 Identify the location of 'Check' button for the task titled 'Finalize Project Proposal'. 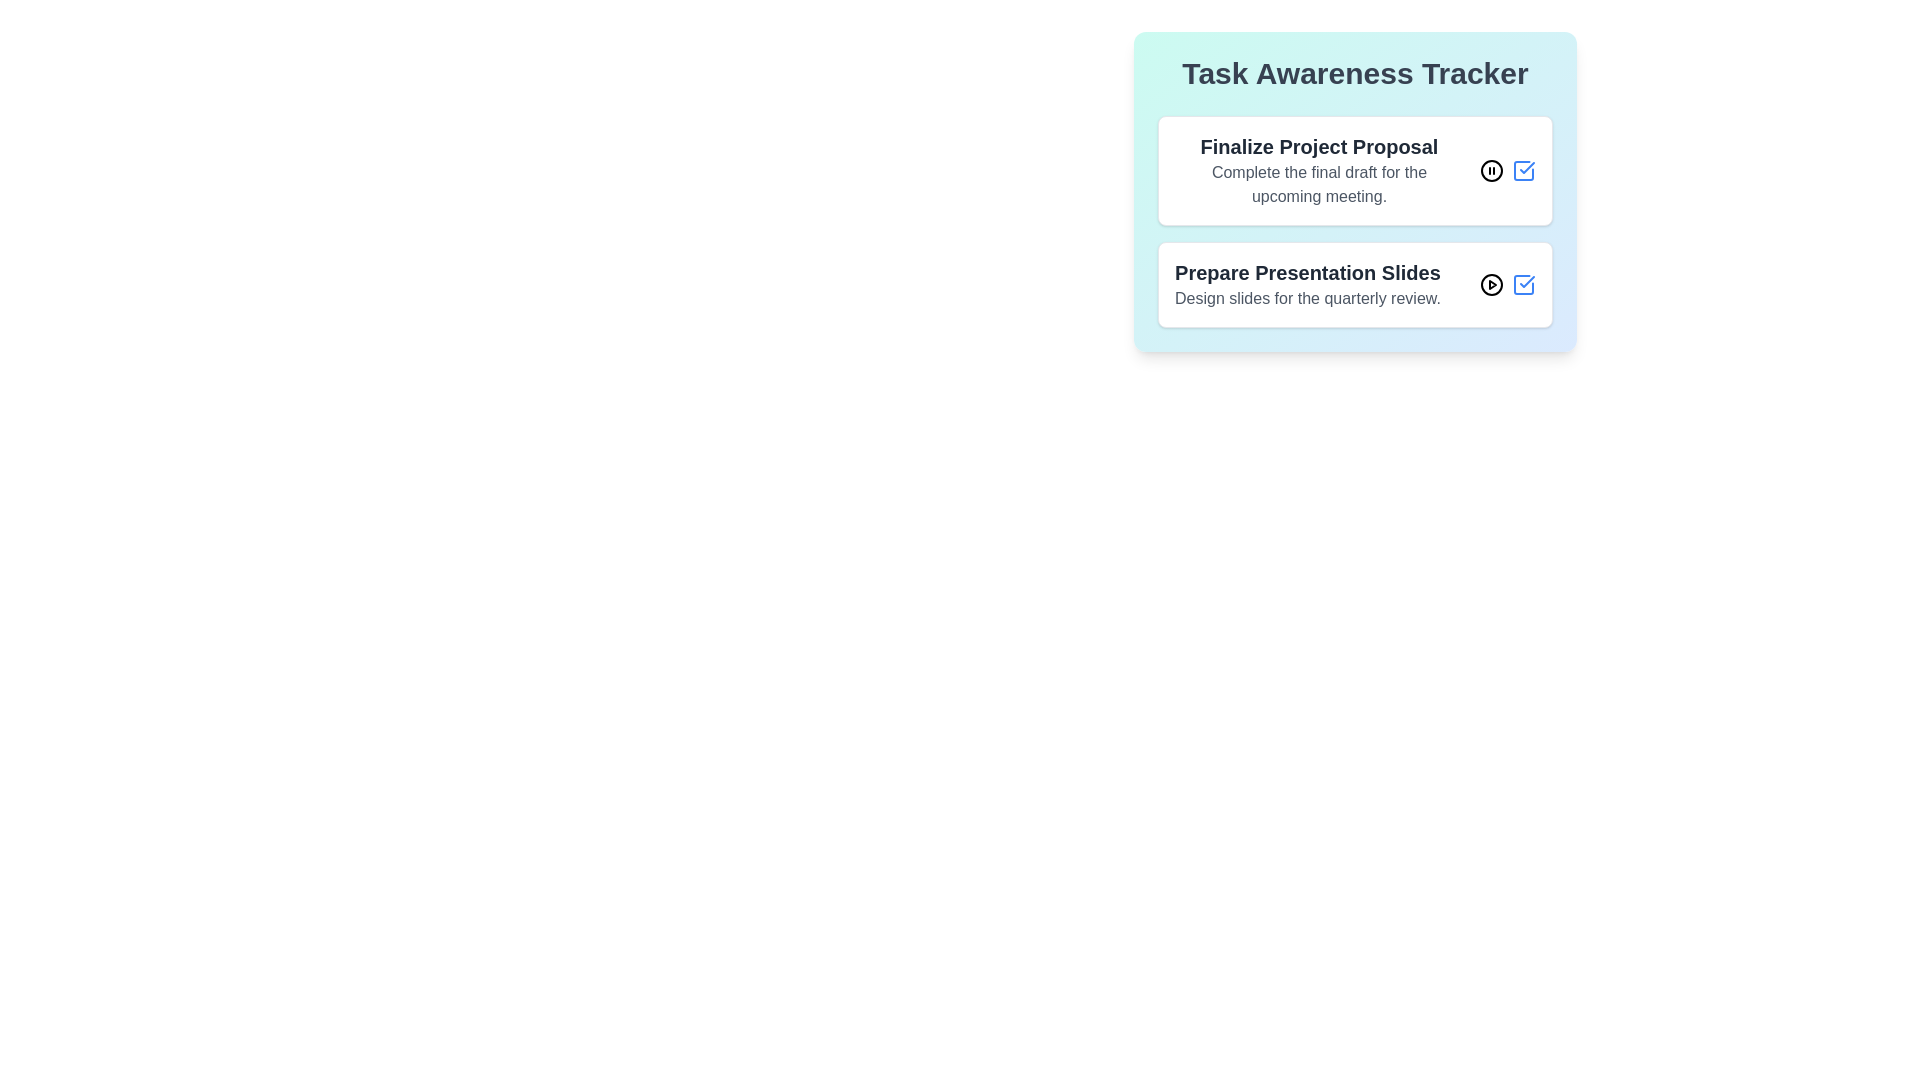
(1522, 169).